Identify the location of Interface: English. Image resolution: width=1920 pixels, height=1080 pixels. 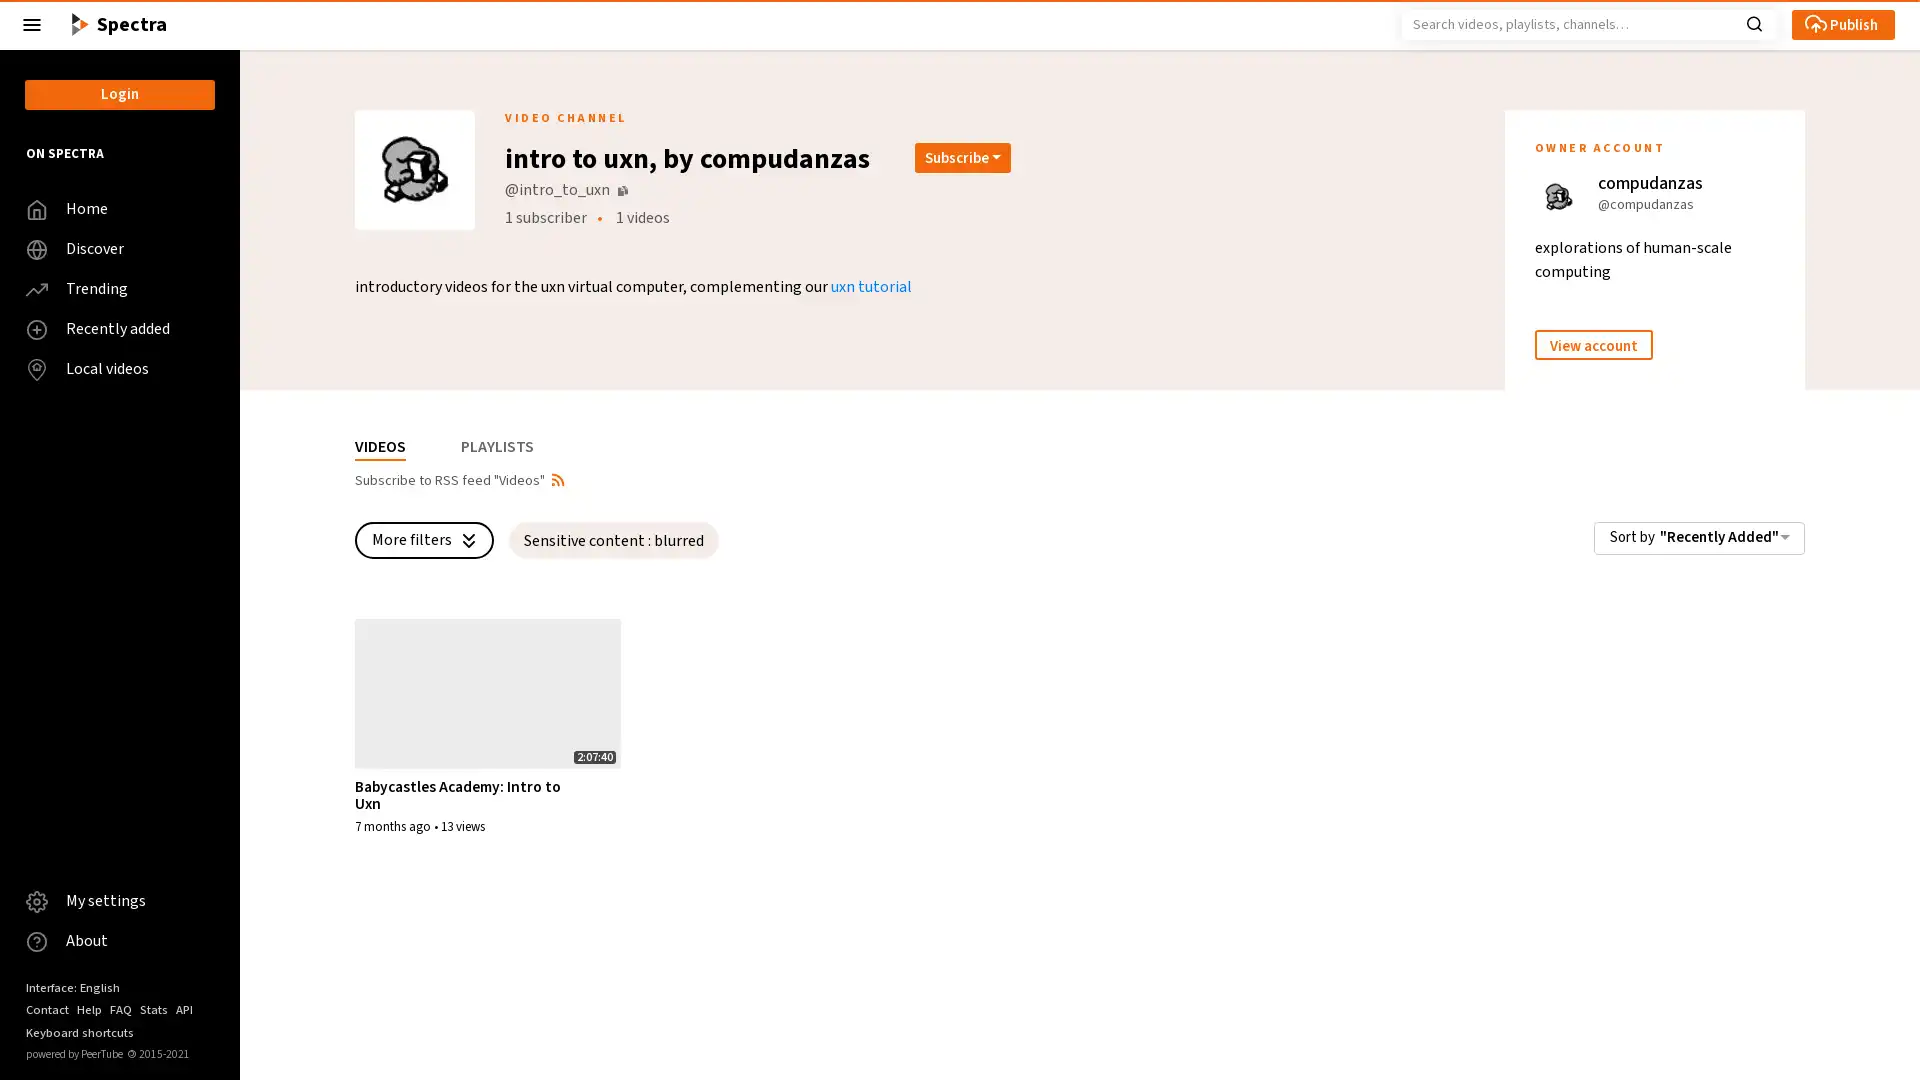
(72, 986).